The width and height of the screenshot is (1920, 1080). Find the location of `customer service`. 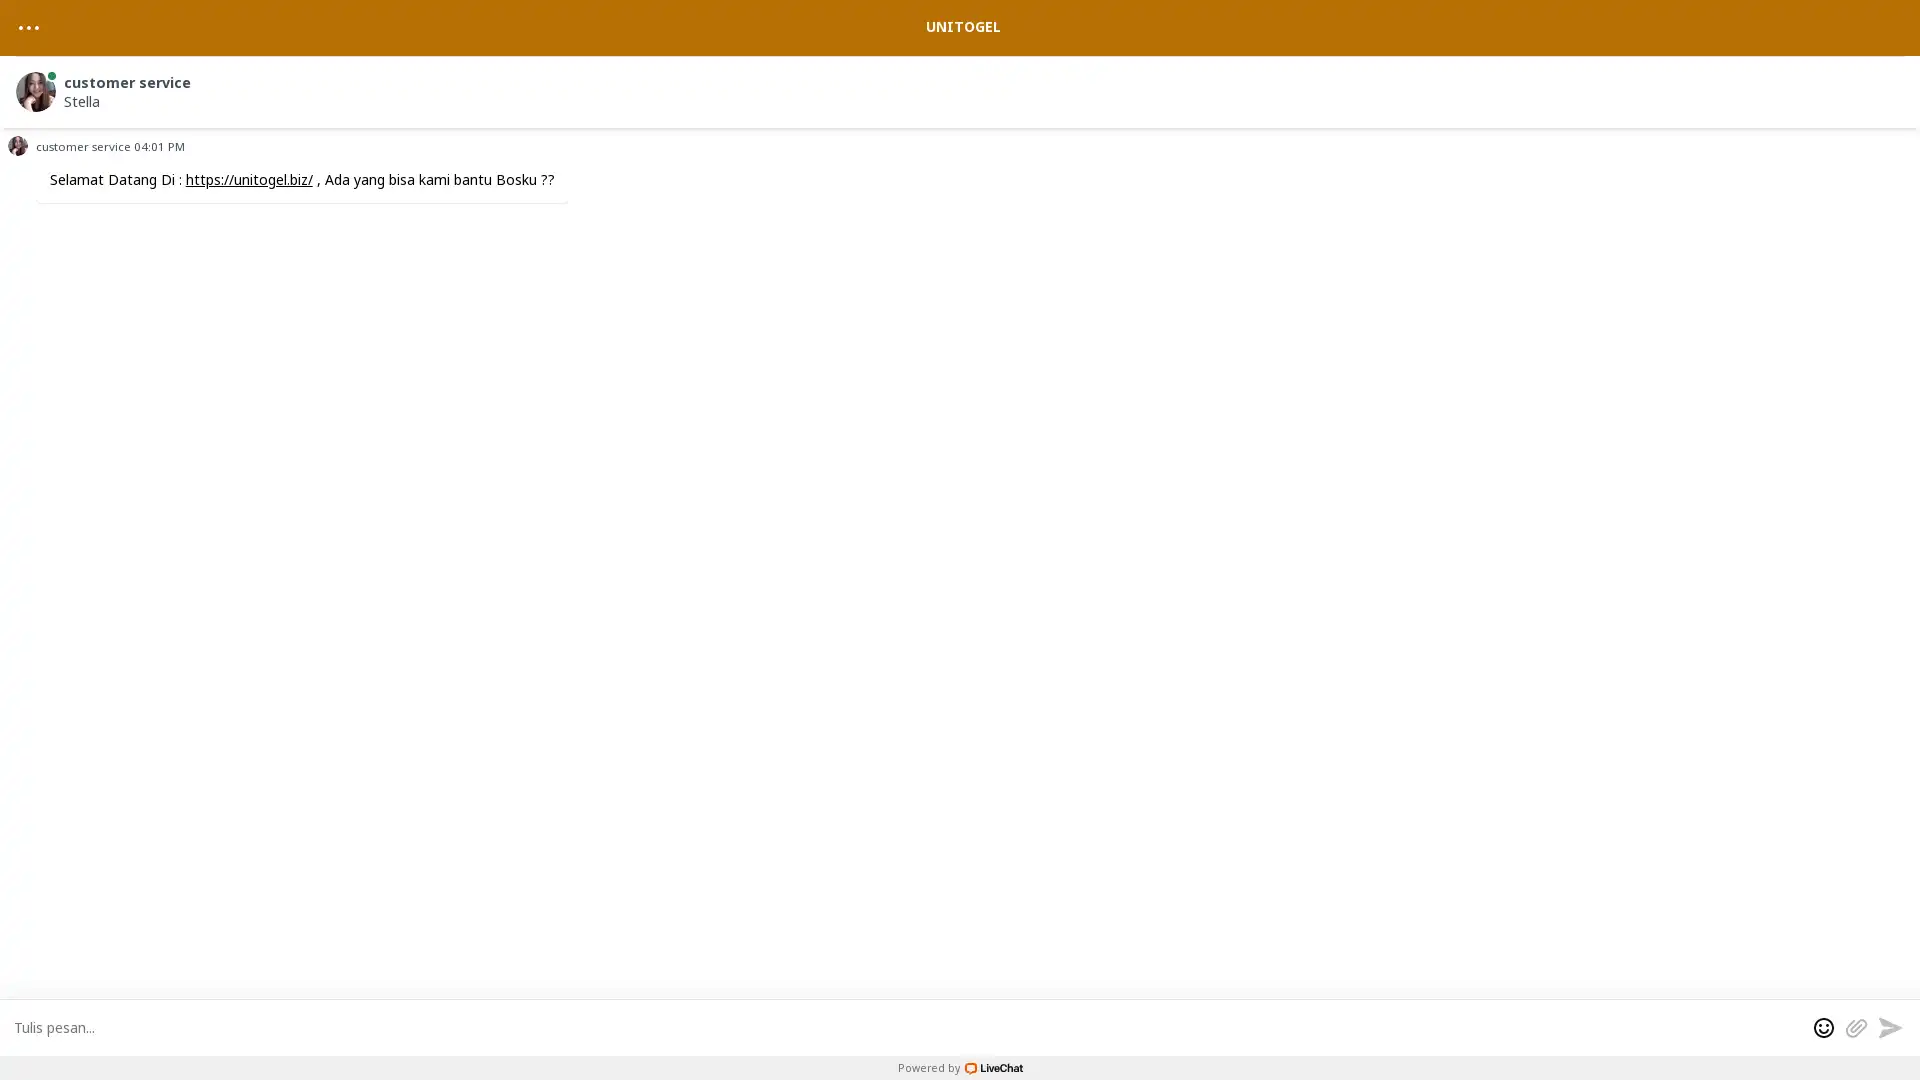

customer service is located at coordinates (963, 87).